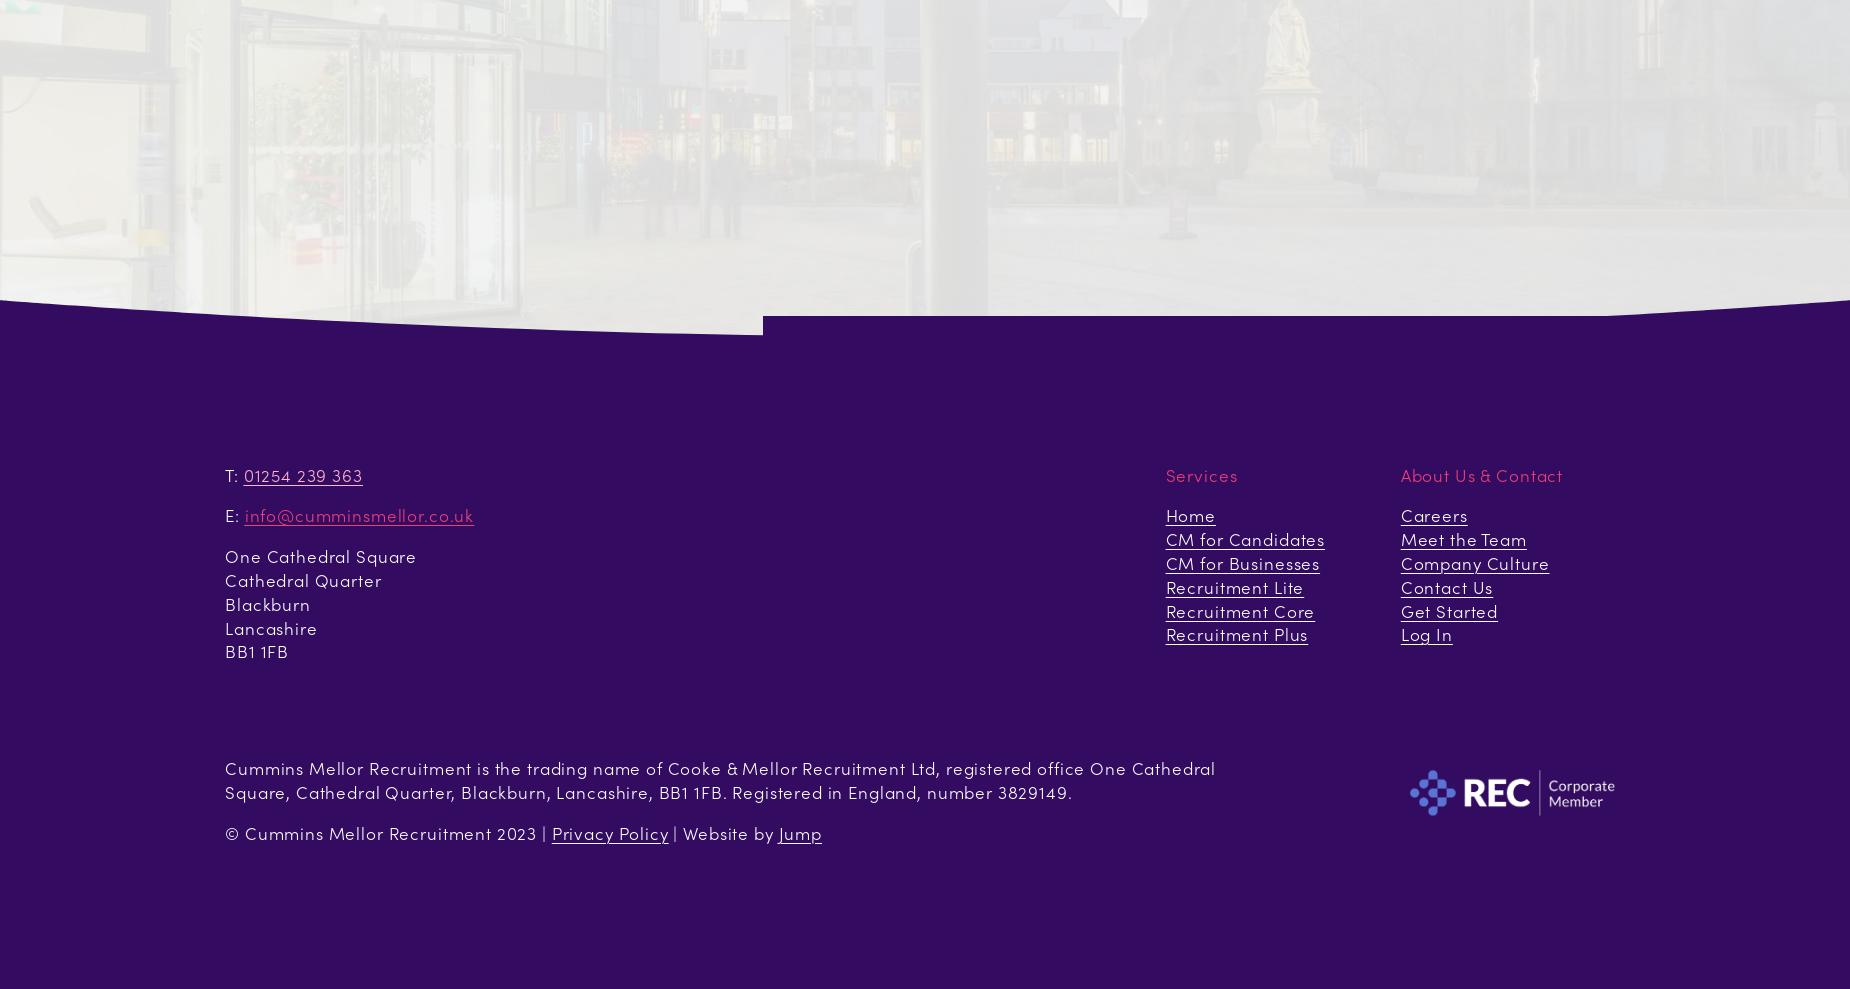 The width and height of the screenshot is (1850, 989). Describe the element at coordinates (1163, 514) in the screenshot. I see `'Home'` at that location.